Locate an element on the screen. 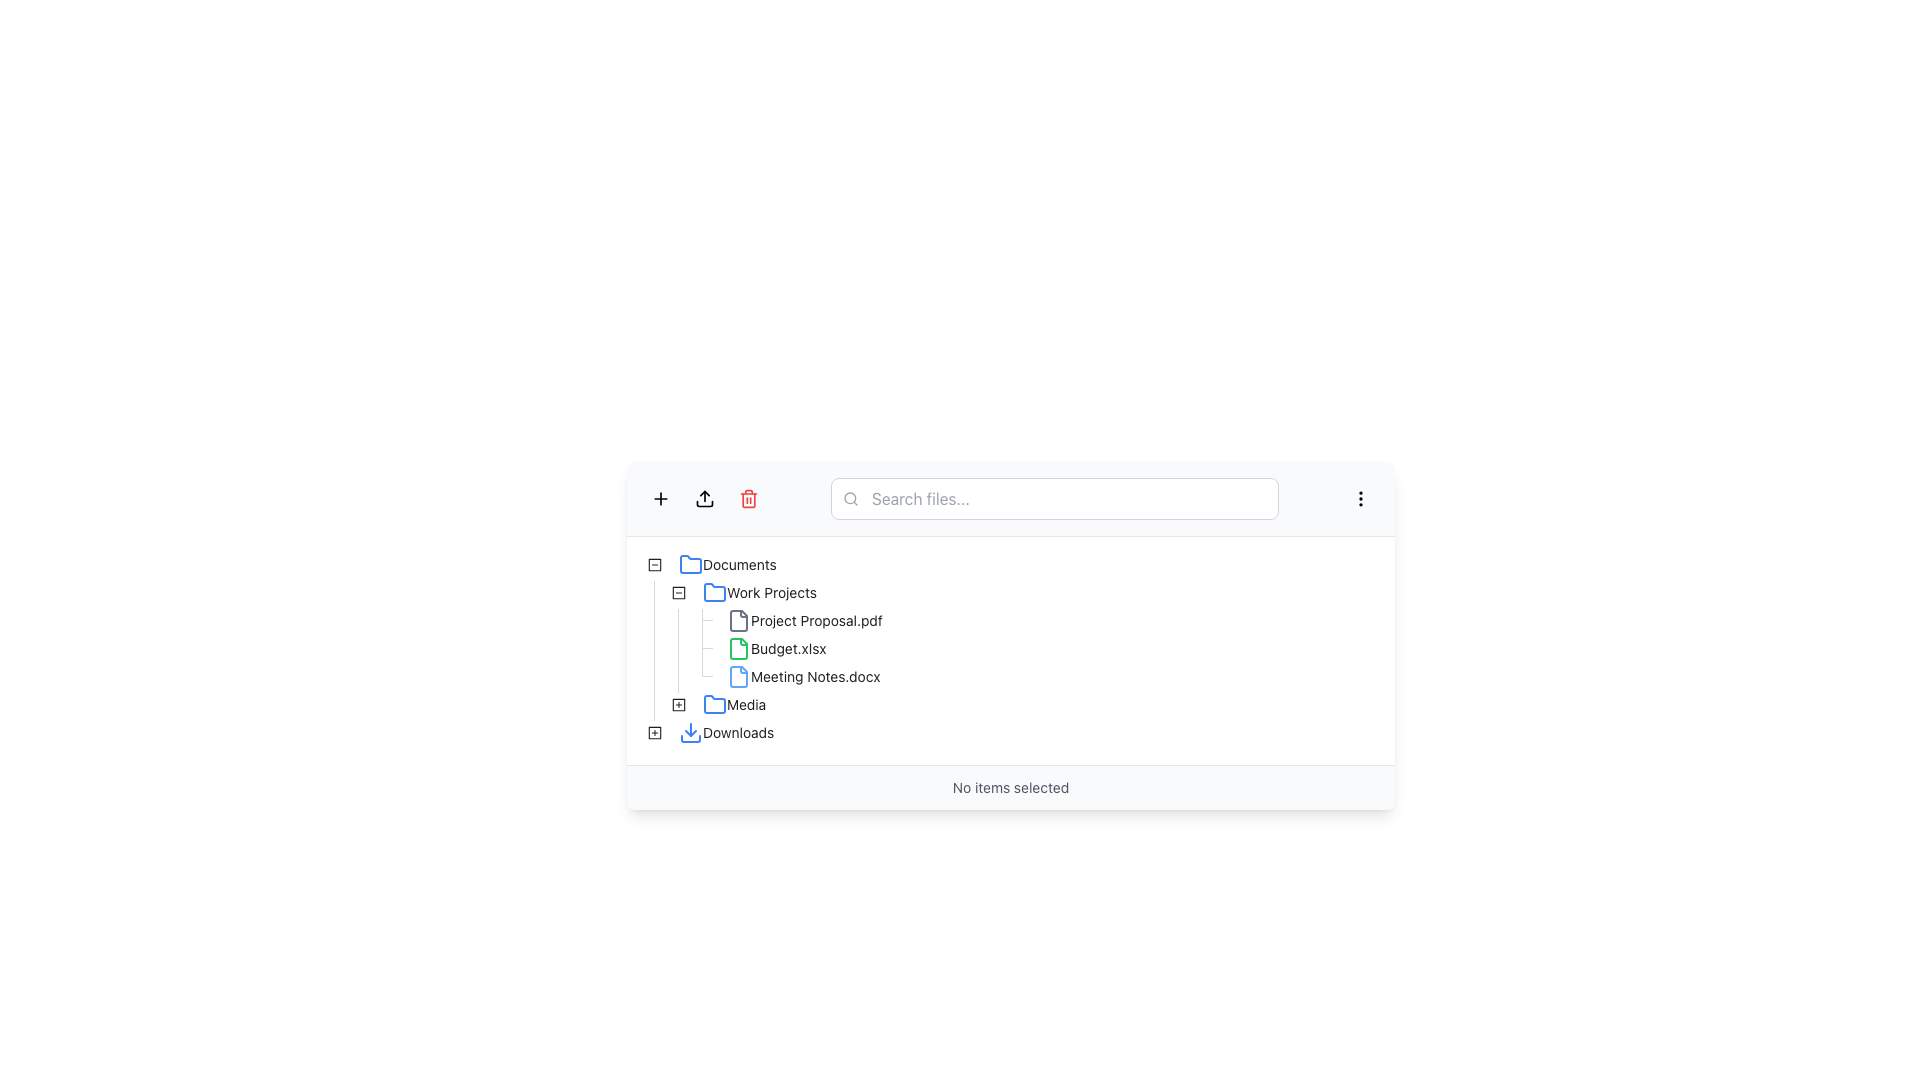 The height and width of the screenshot is (1080, 1920). the toggle button styled as an icon is located at coordinates (678, 592).